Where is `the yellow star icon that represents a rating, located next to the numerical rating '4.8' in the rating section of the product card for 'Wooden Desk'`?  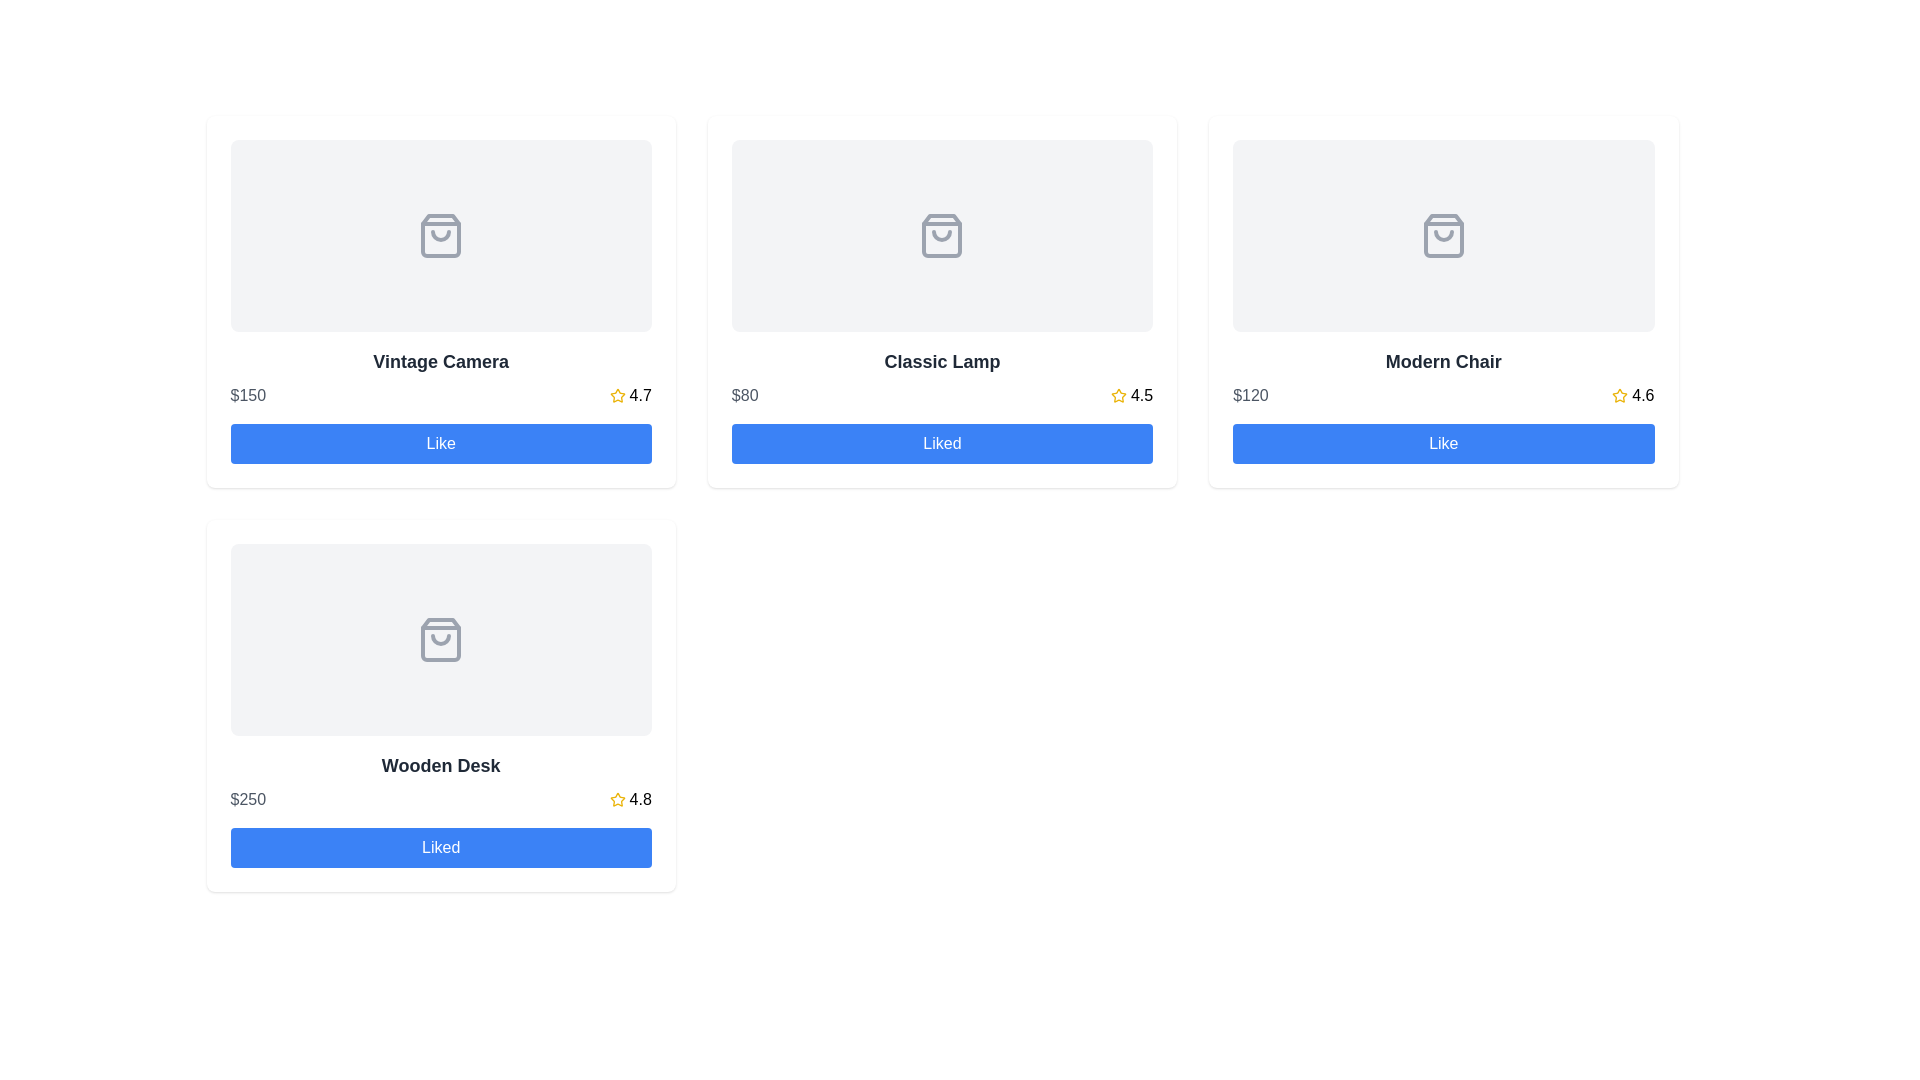 the yellow star icon that represents a rating, located next to the numerical rating '4.8' in the rating section of the product card for 'Wooden Desk' is located at coordinates (616, 798).